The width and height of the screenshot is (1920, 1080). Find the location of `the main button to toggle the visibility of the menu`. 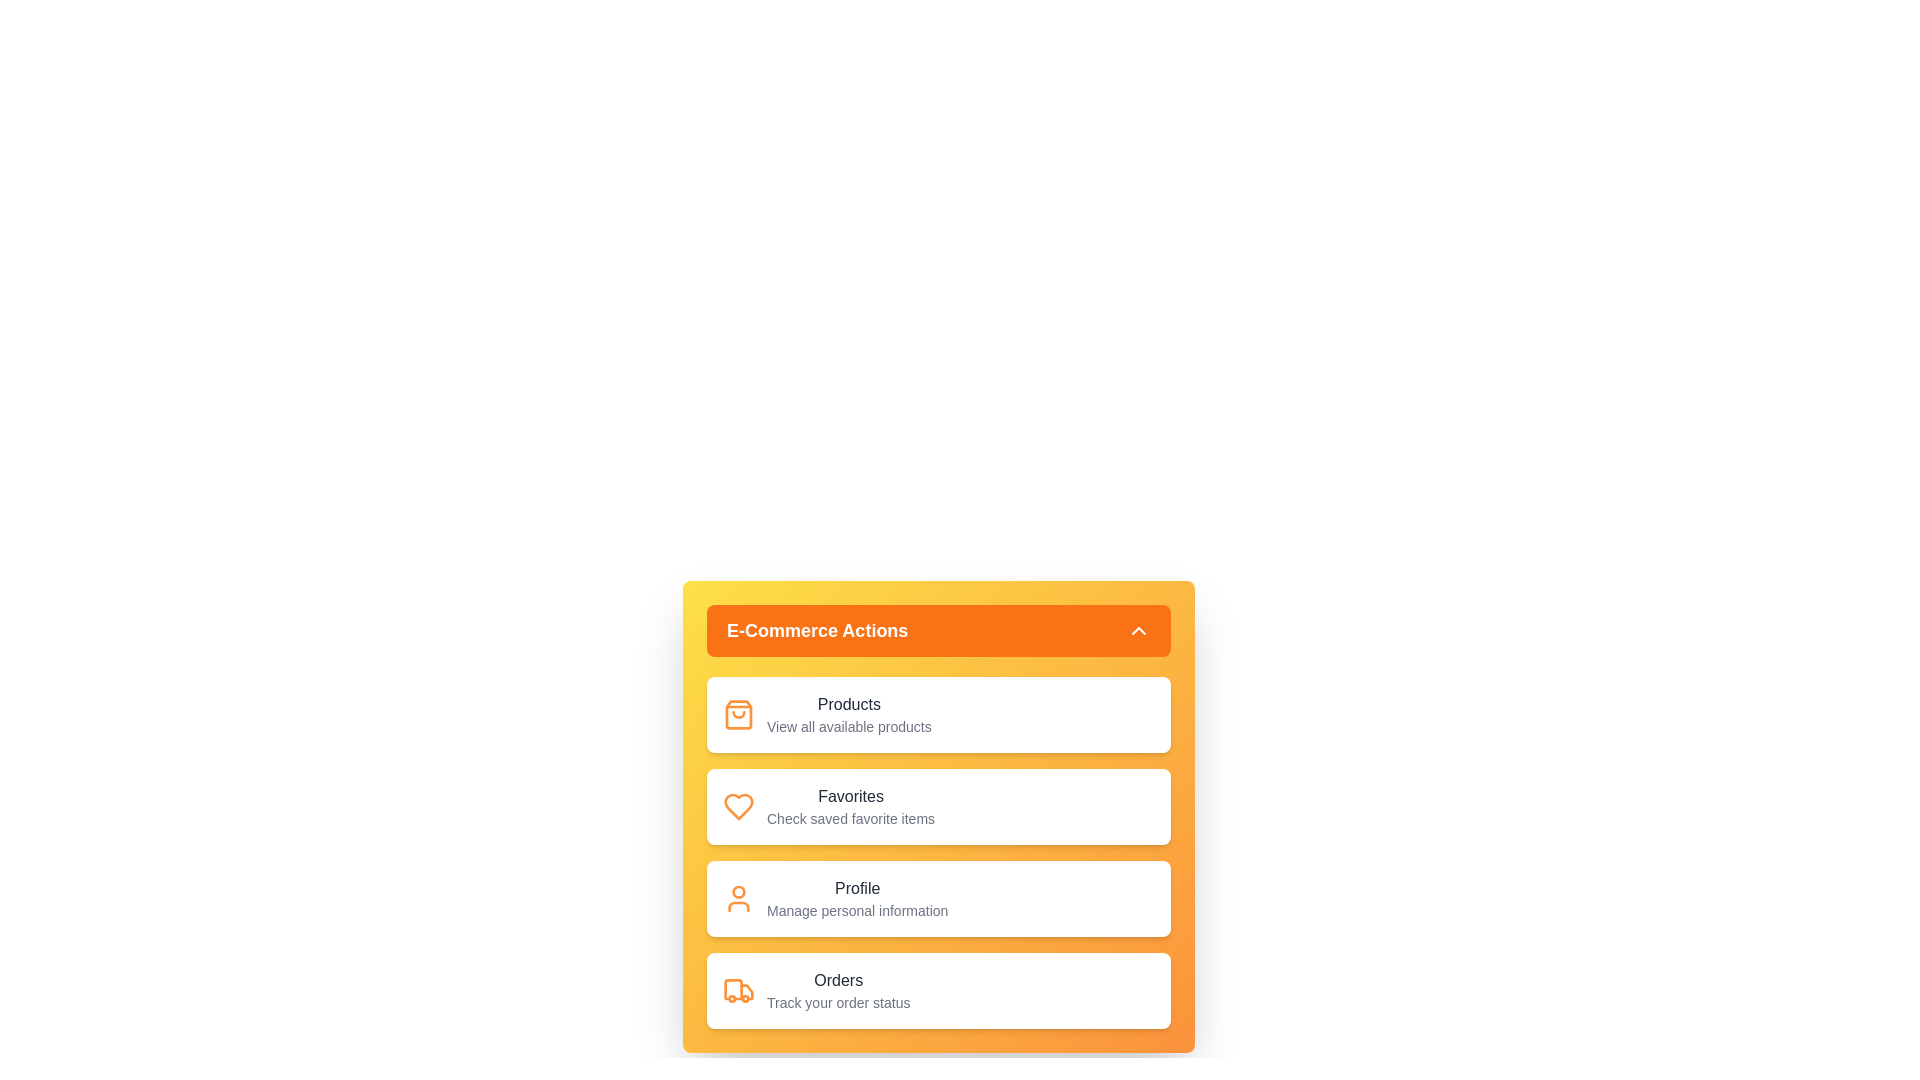

the main button to toggle the visibility of the menu is located at coordinates (938, 631).